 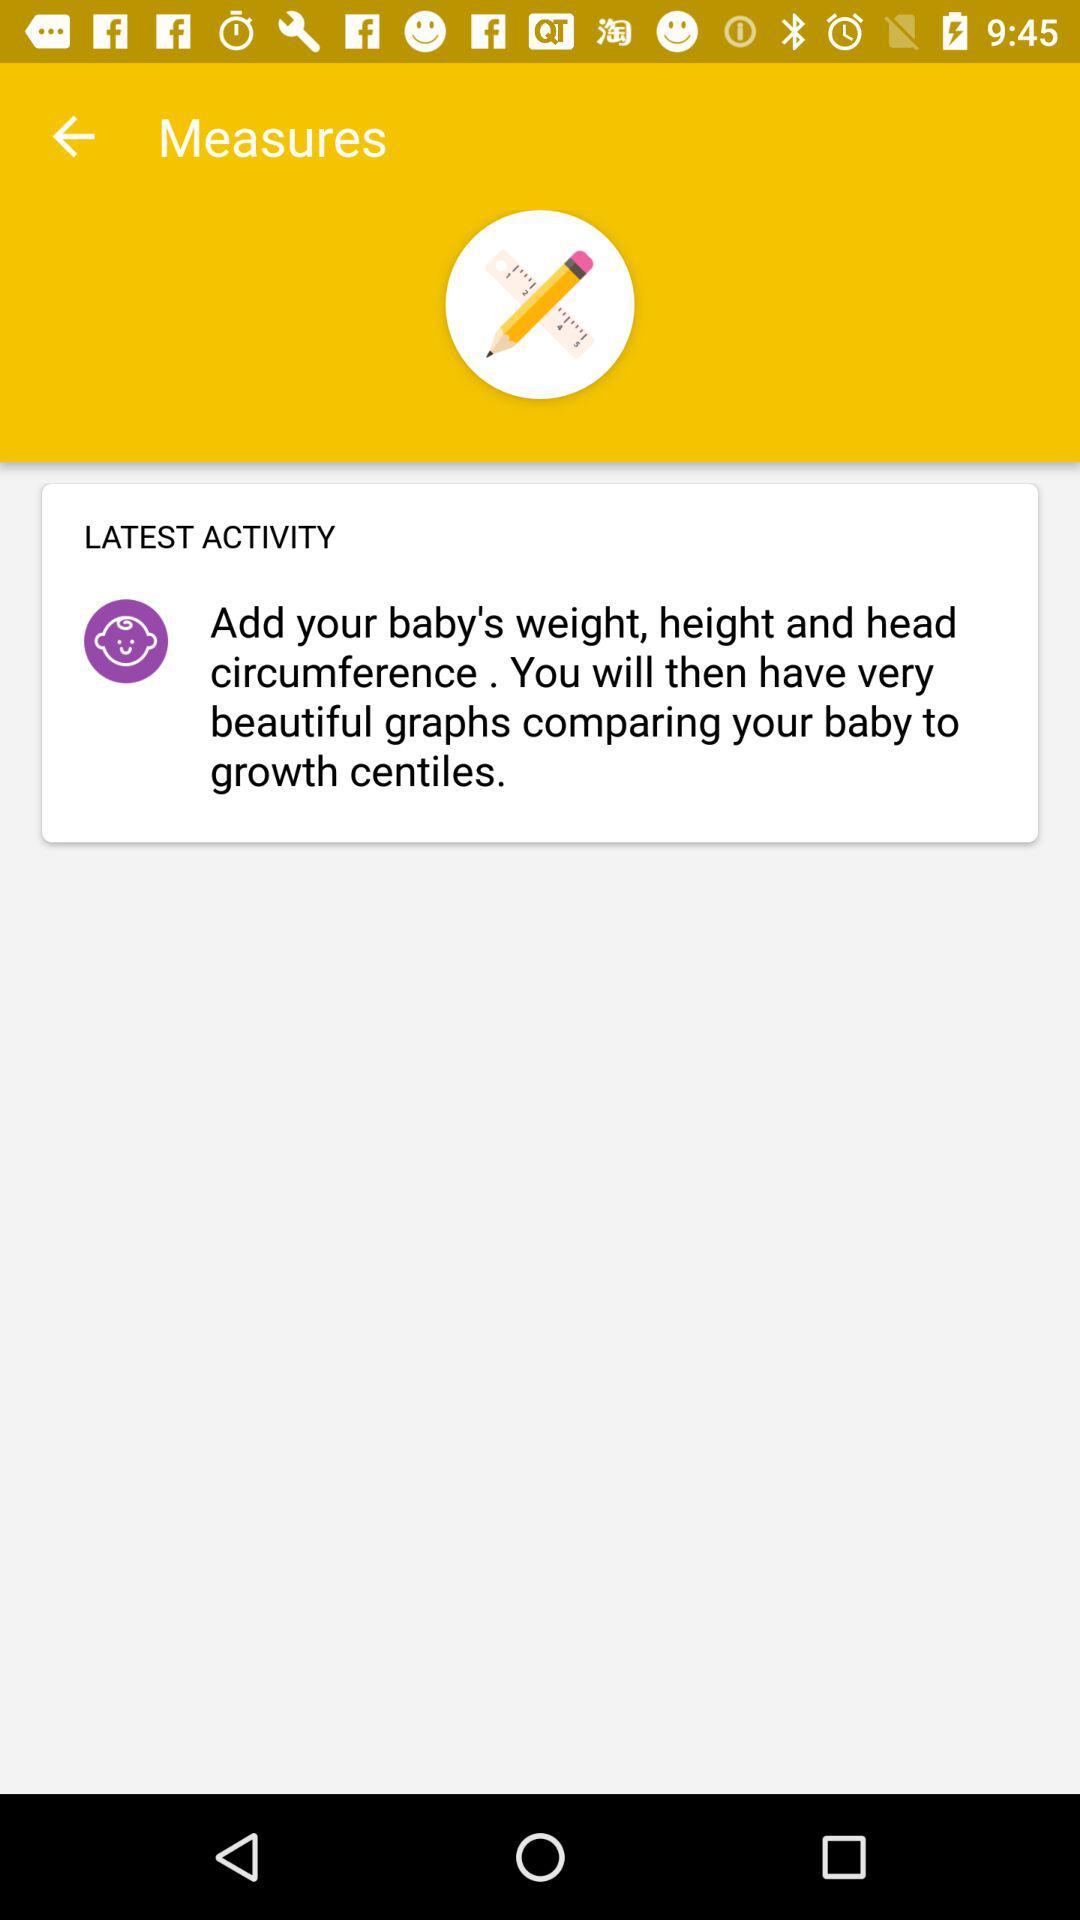 I want to click on item next to the measures, so click(x=72, y=135).